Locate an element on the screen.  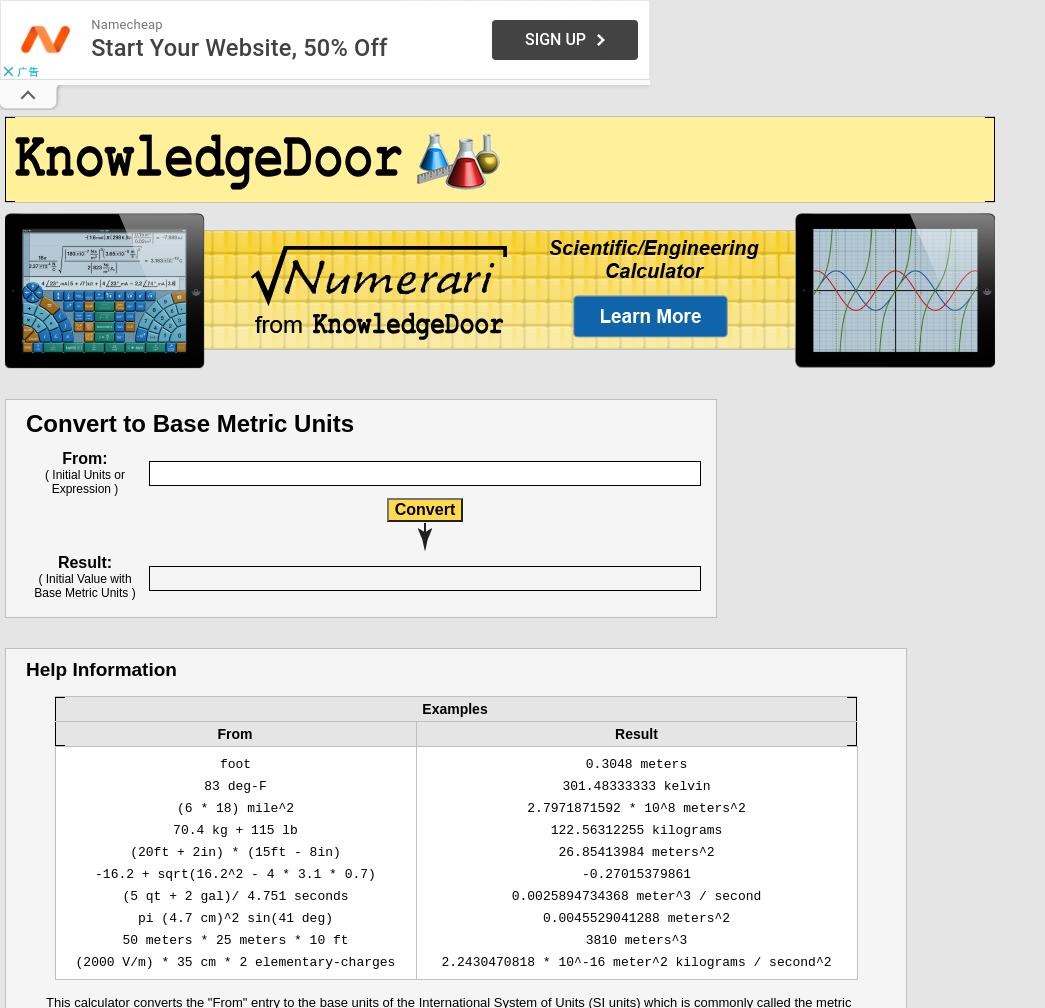
'-0.27015379861' is located at coordinates (634, 874).